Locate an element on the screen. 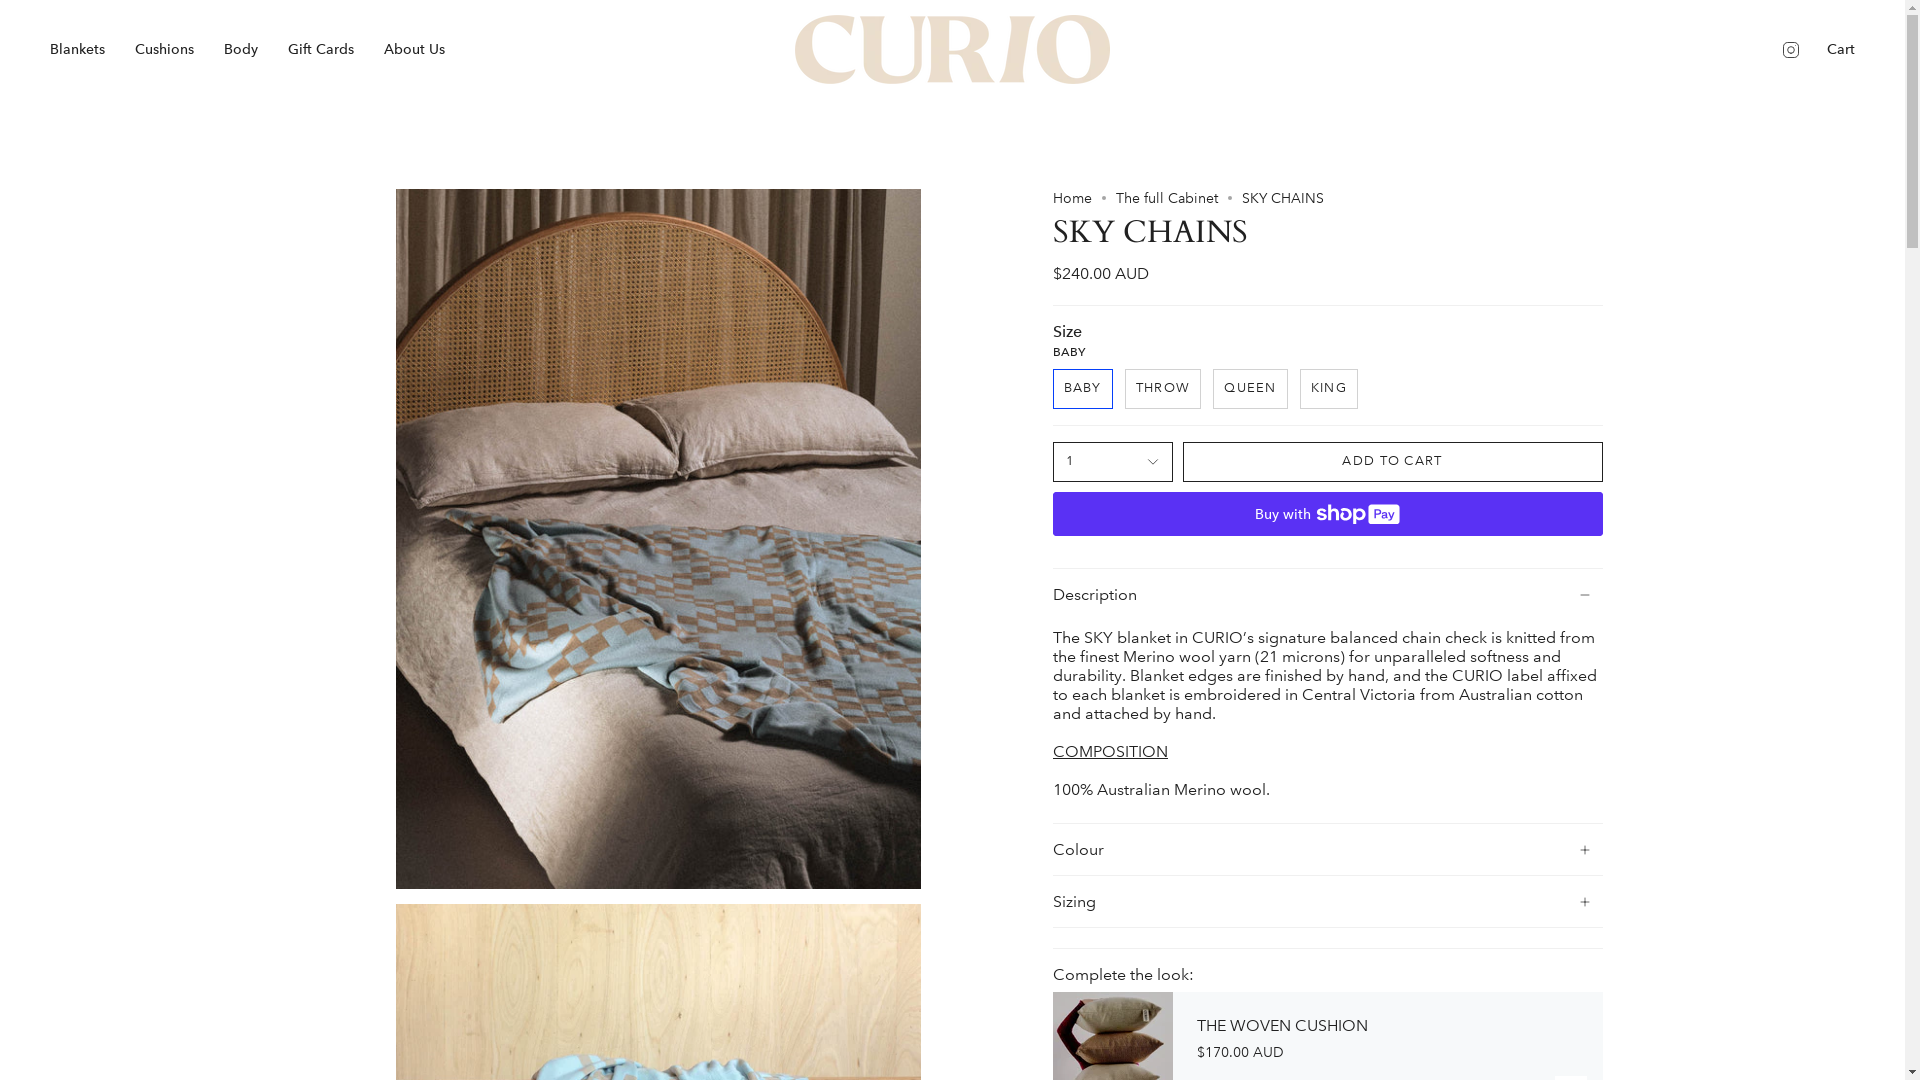  'About Us' is located at coordinates (413, 48).